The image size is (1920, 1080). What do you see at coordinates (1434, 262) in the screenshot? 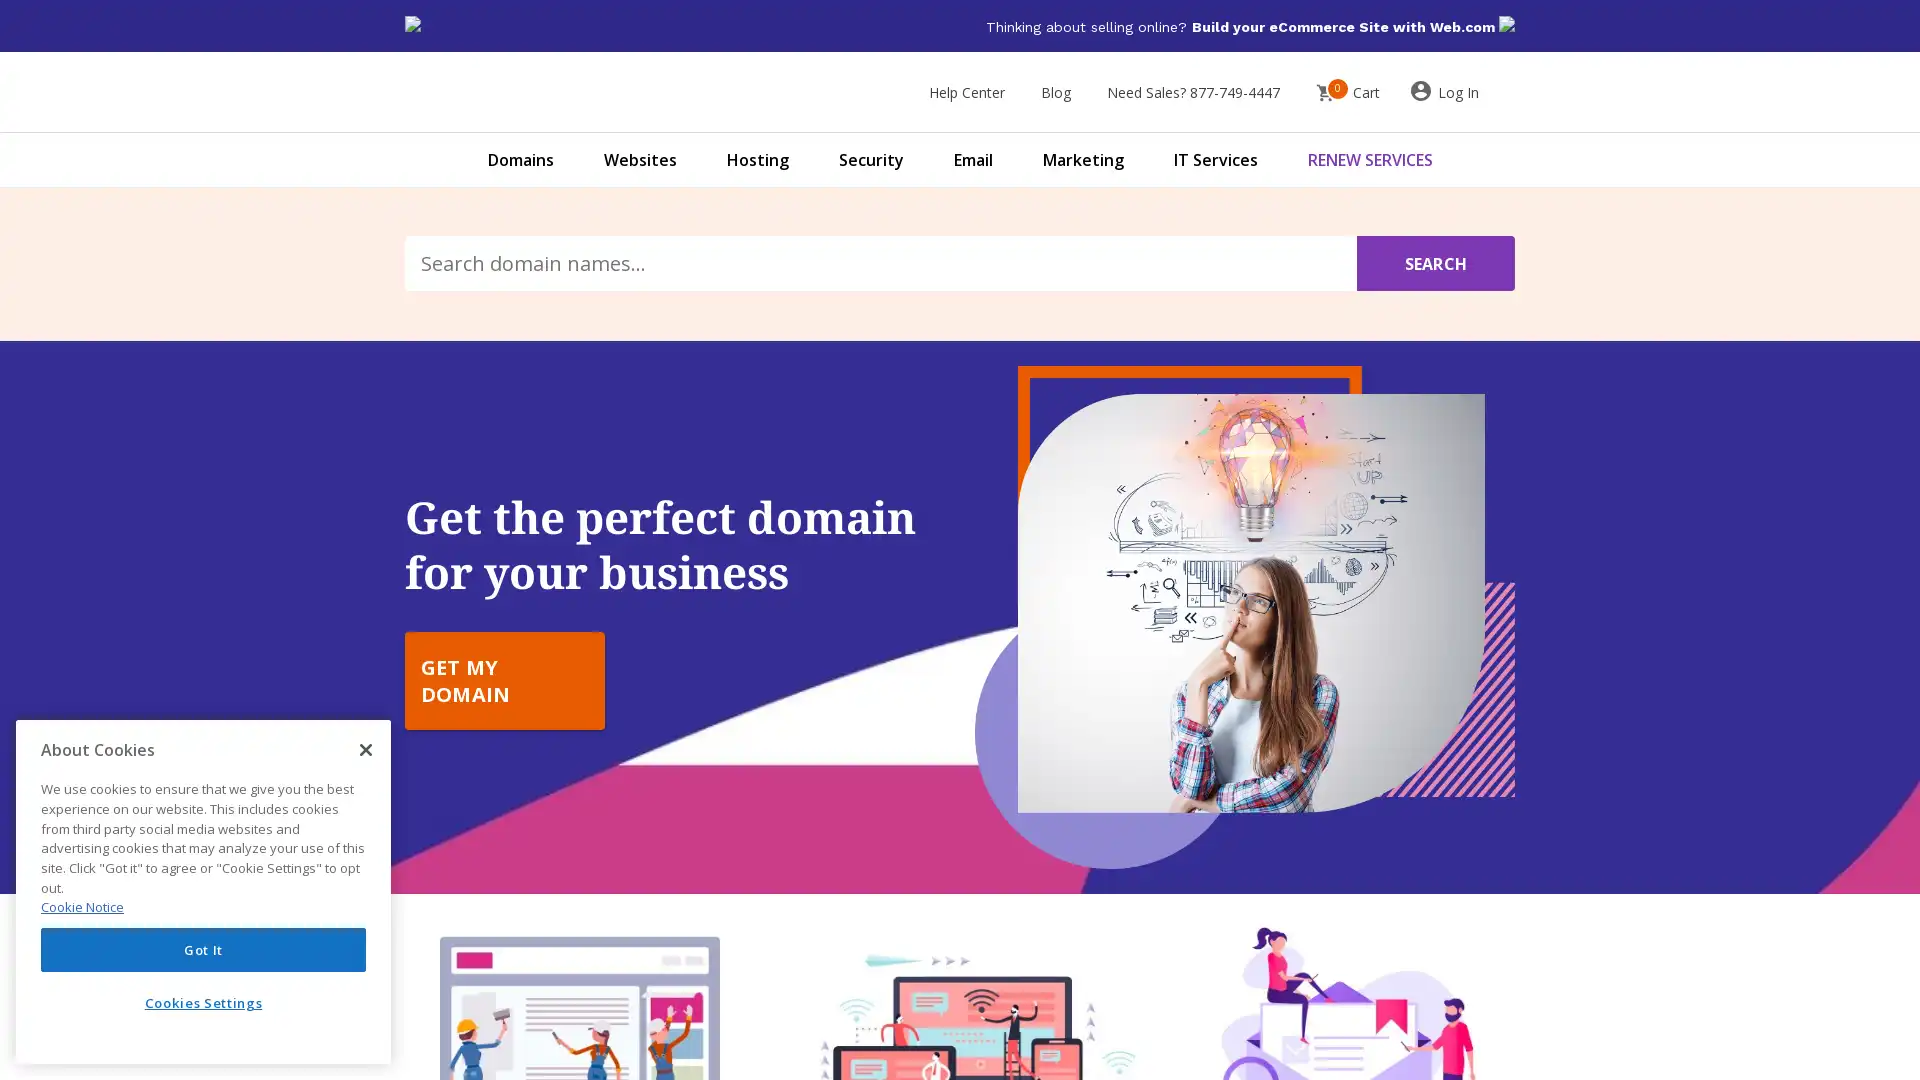
I see `SEARCH` at bounding box center [1434, 262].